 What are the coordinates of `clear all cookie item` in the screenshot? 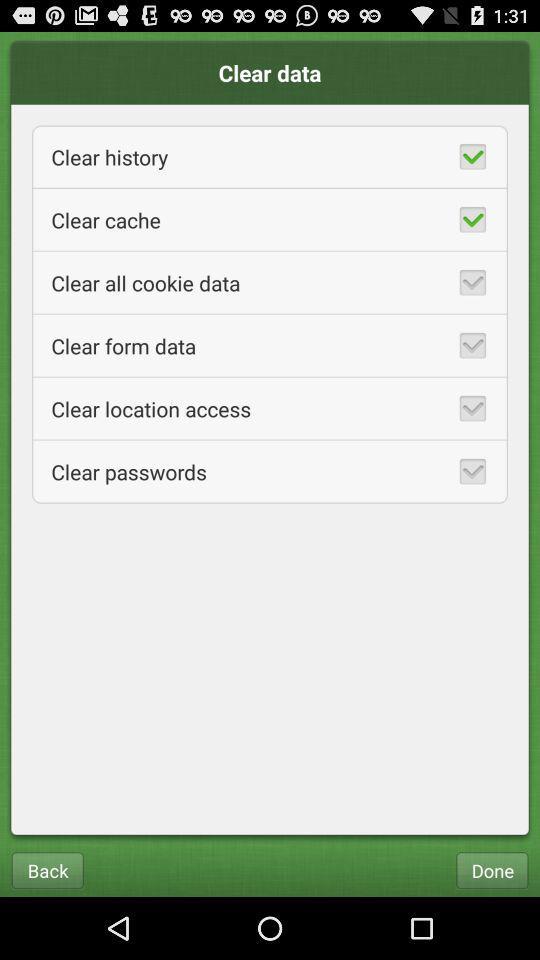 It's located at (270, 281).